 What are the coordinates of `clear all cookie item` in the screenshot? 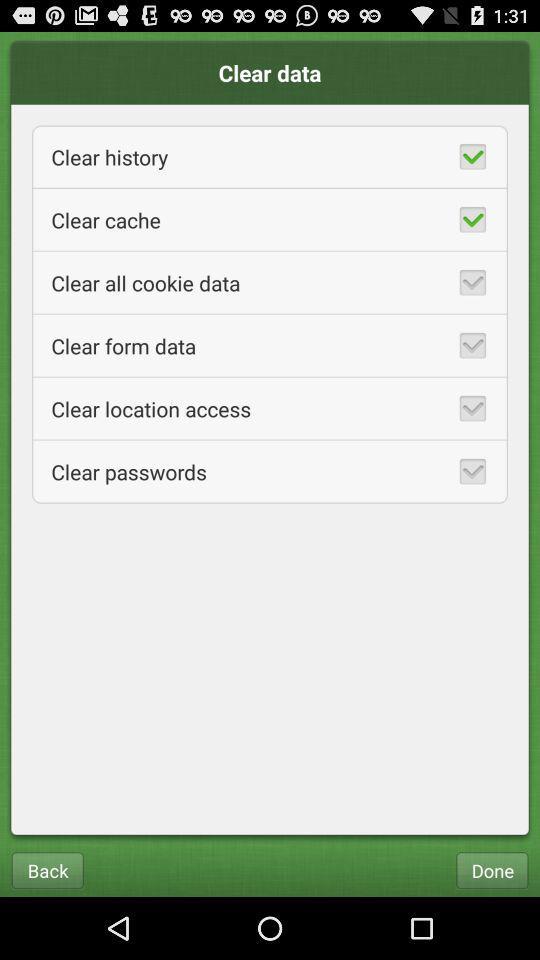 It's located at (270, 281).